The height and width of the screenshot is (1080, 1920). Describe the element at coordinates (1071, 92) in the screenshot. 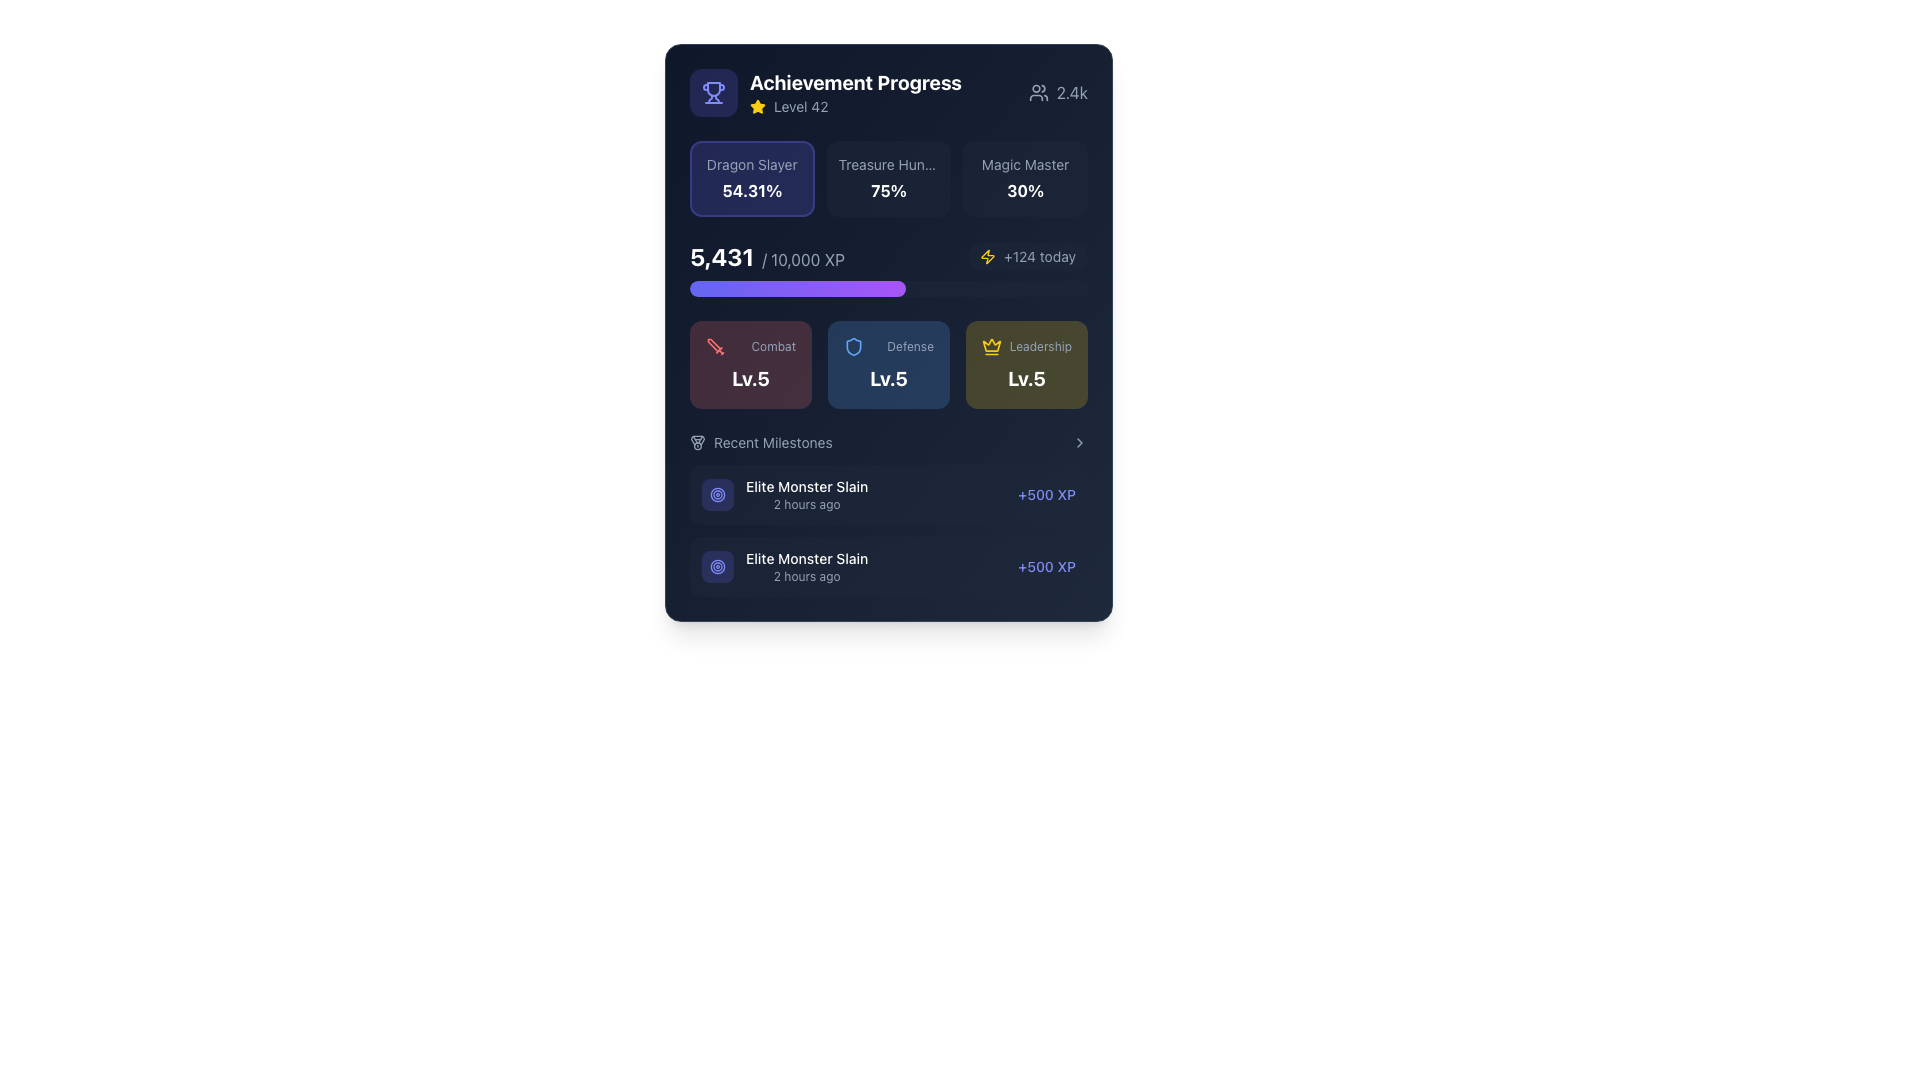

I see `the non-interactive Text label displaying a count next to the user group icon in the top right corner of the 'Achievement Progress' card` at that location.